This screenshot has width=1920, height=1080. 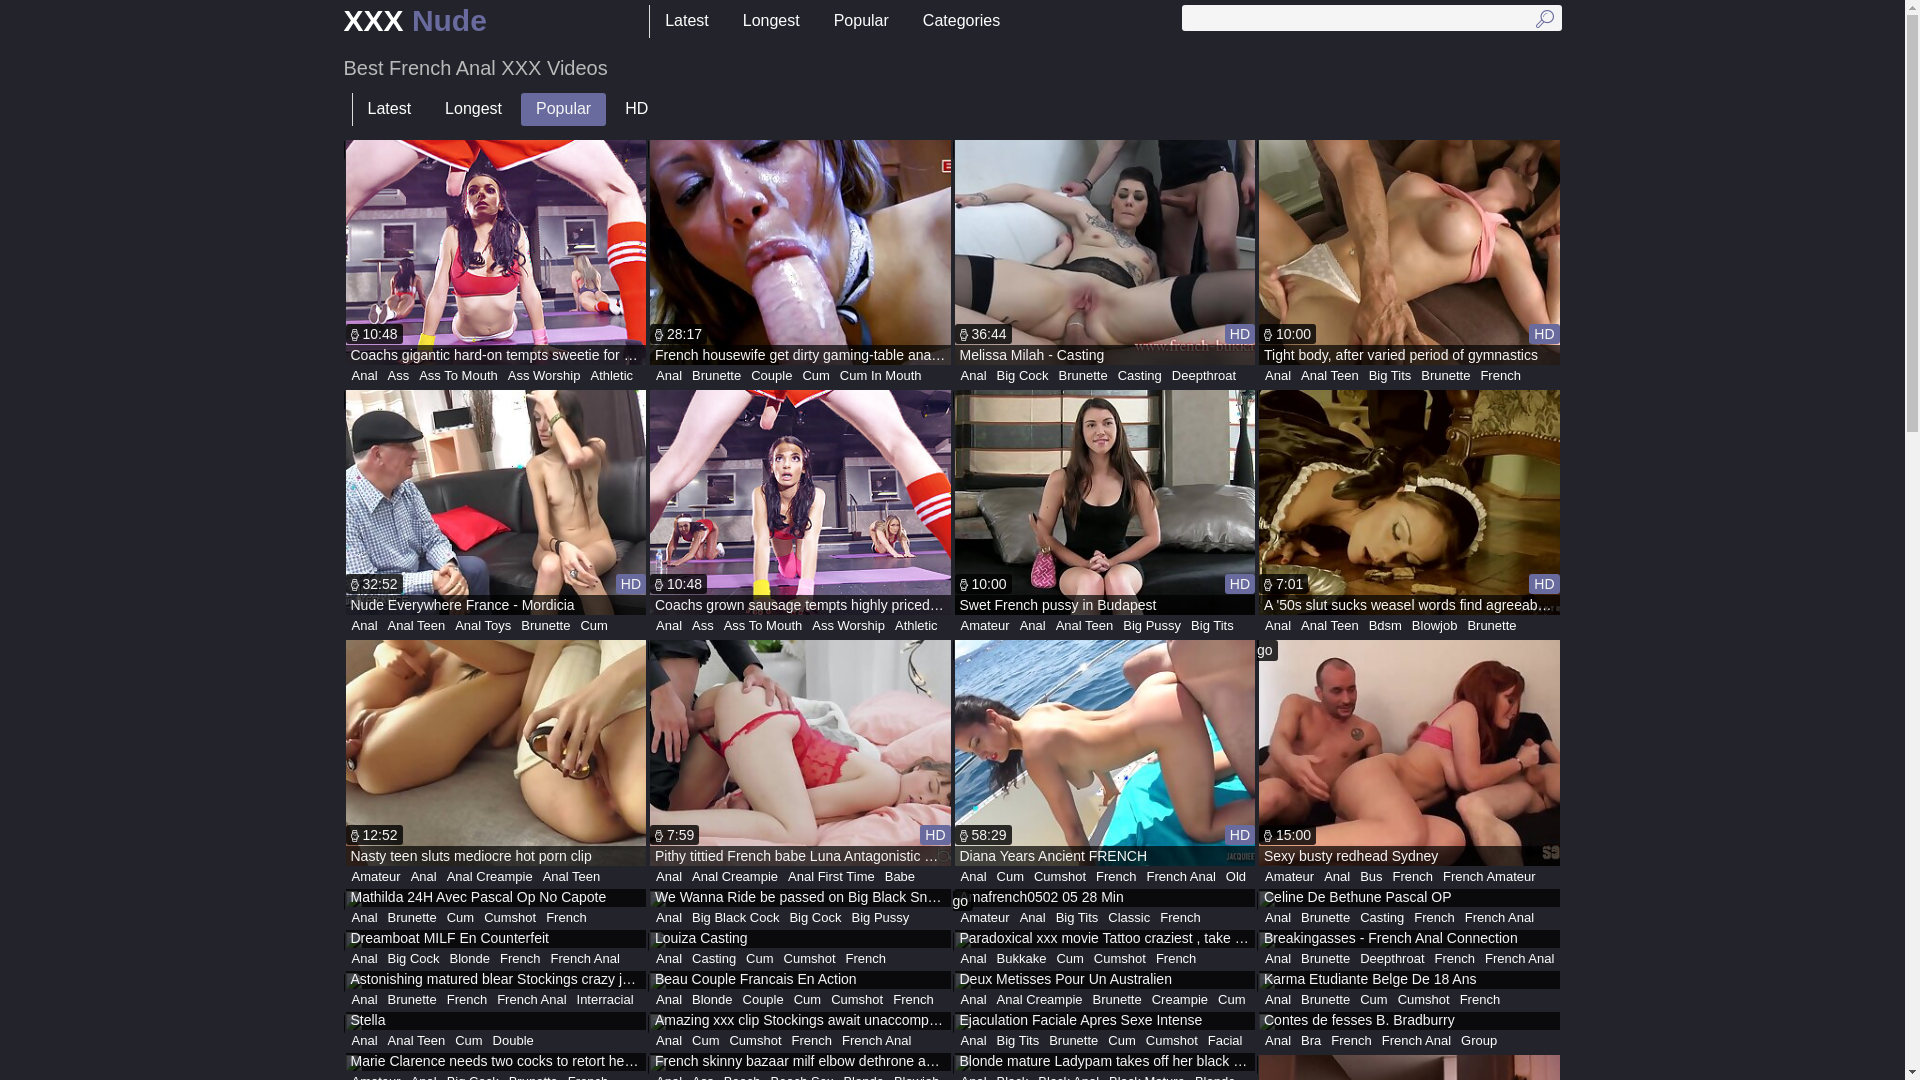 What do you see at coordinates (496, 501) in the screenshot?
I see `'Nude Everywhere France - Mordicia` at bounding box center [496, 501].